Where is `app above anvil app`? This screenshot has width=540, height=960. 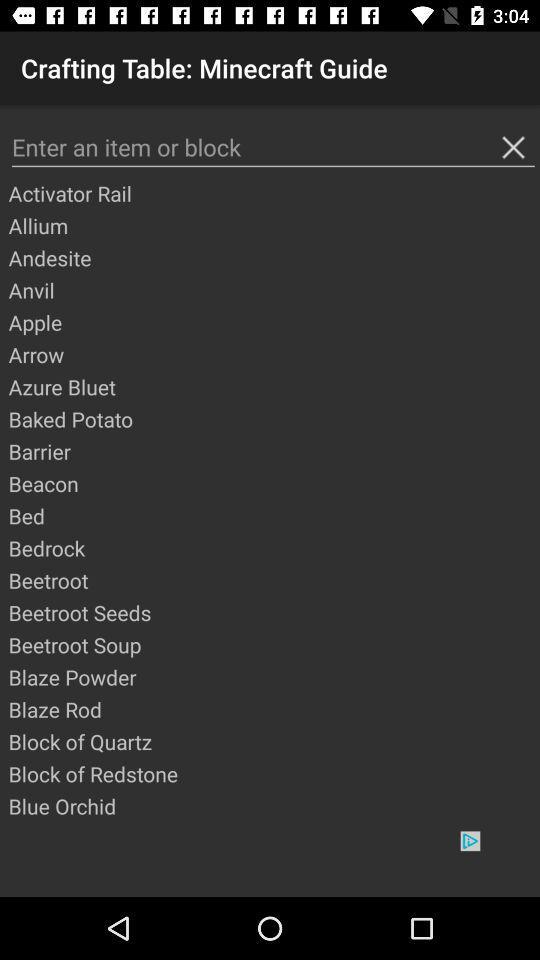 app above anvil app is located at coordinates (272, 256).